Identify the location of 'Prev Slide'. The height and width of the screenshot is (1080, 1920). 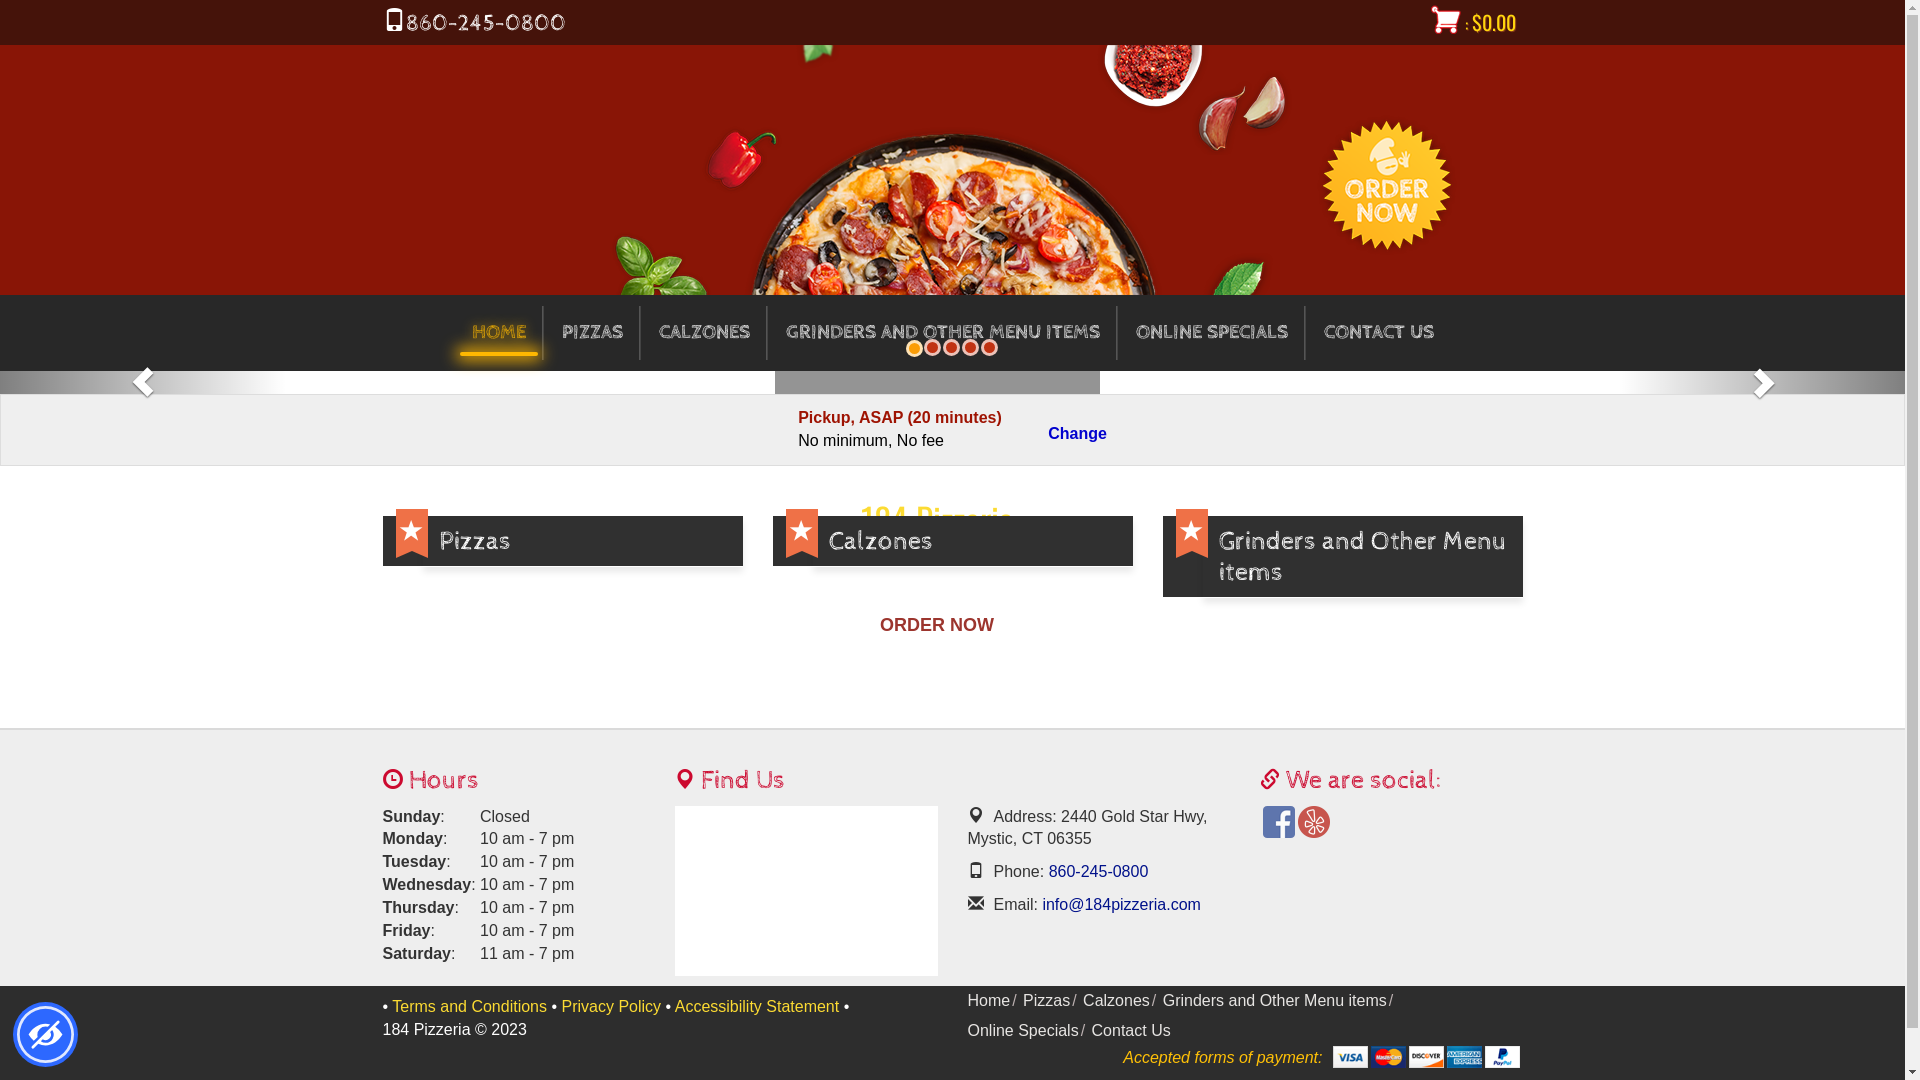
(142, 382).